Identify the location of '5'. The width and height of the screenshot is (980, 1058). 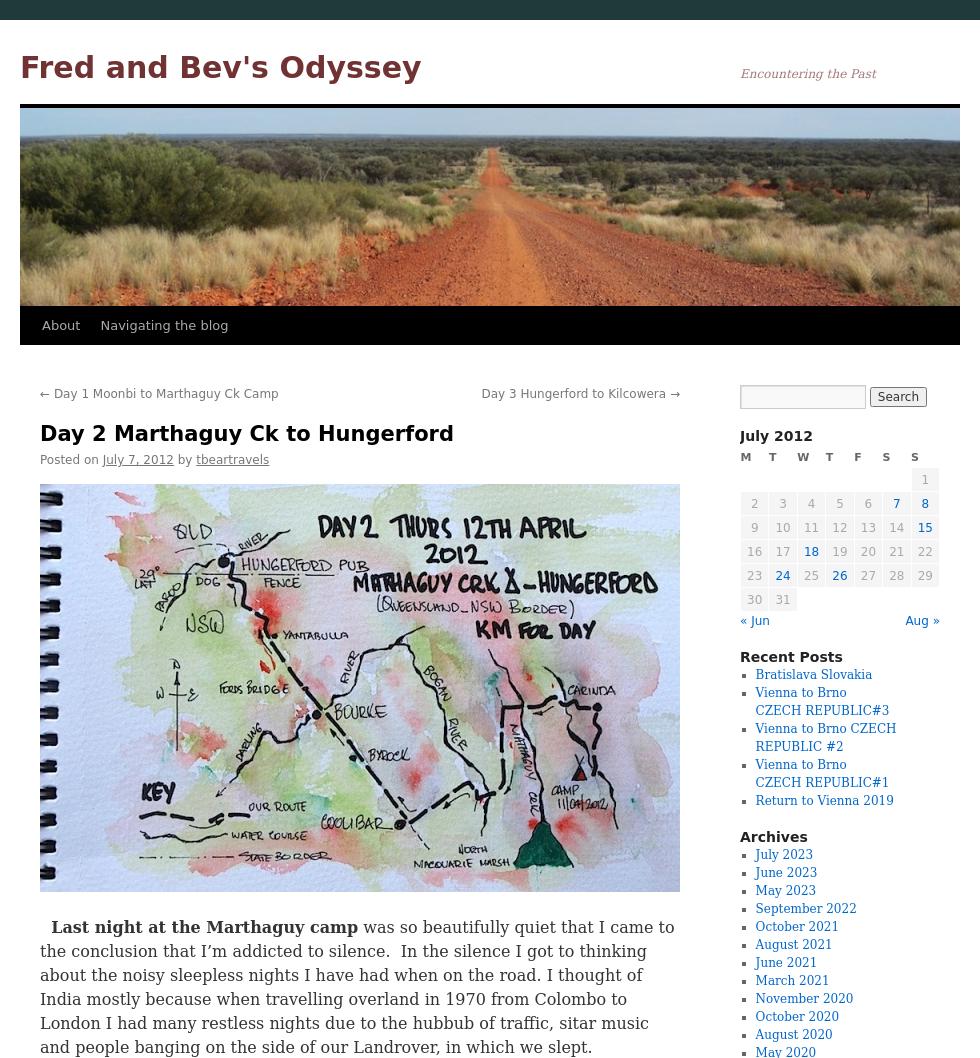
(839, 503).